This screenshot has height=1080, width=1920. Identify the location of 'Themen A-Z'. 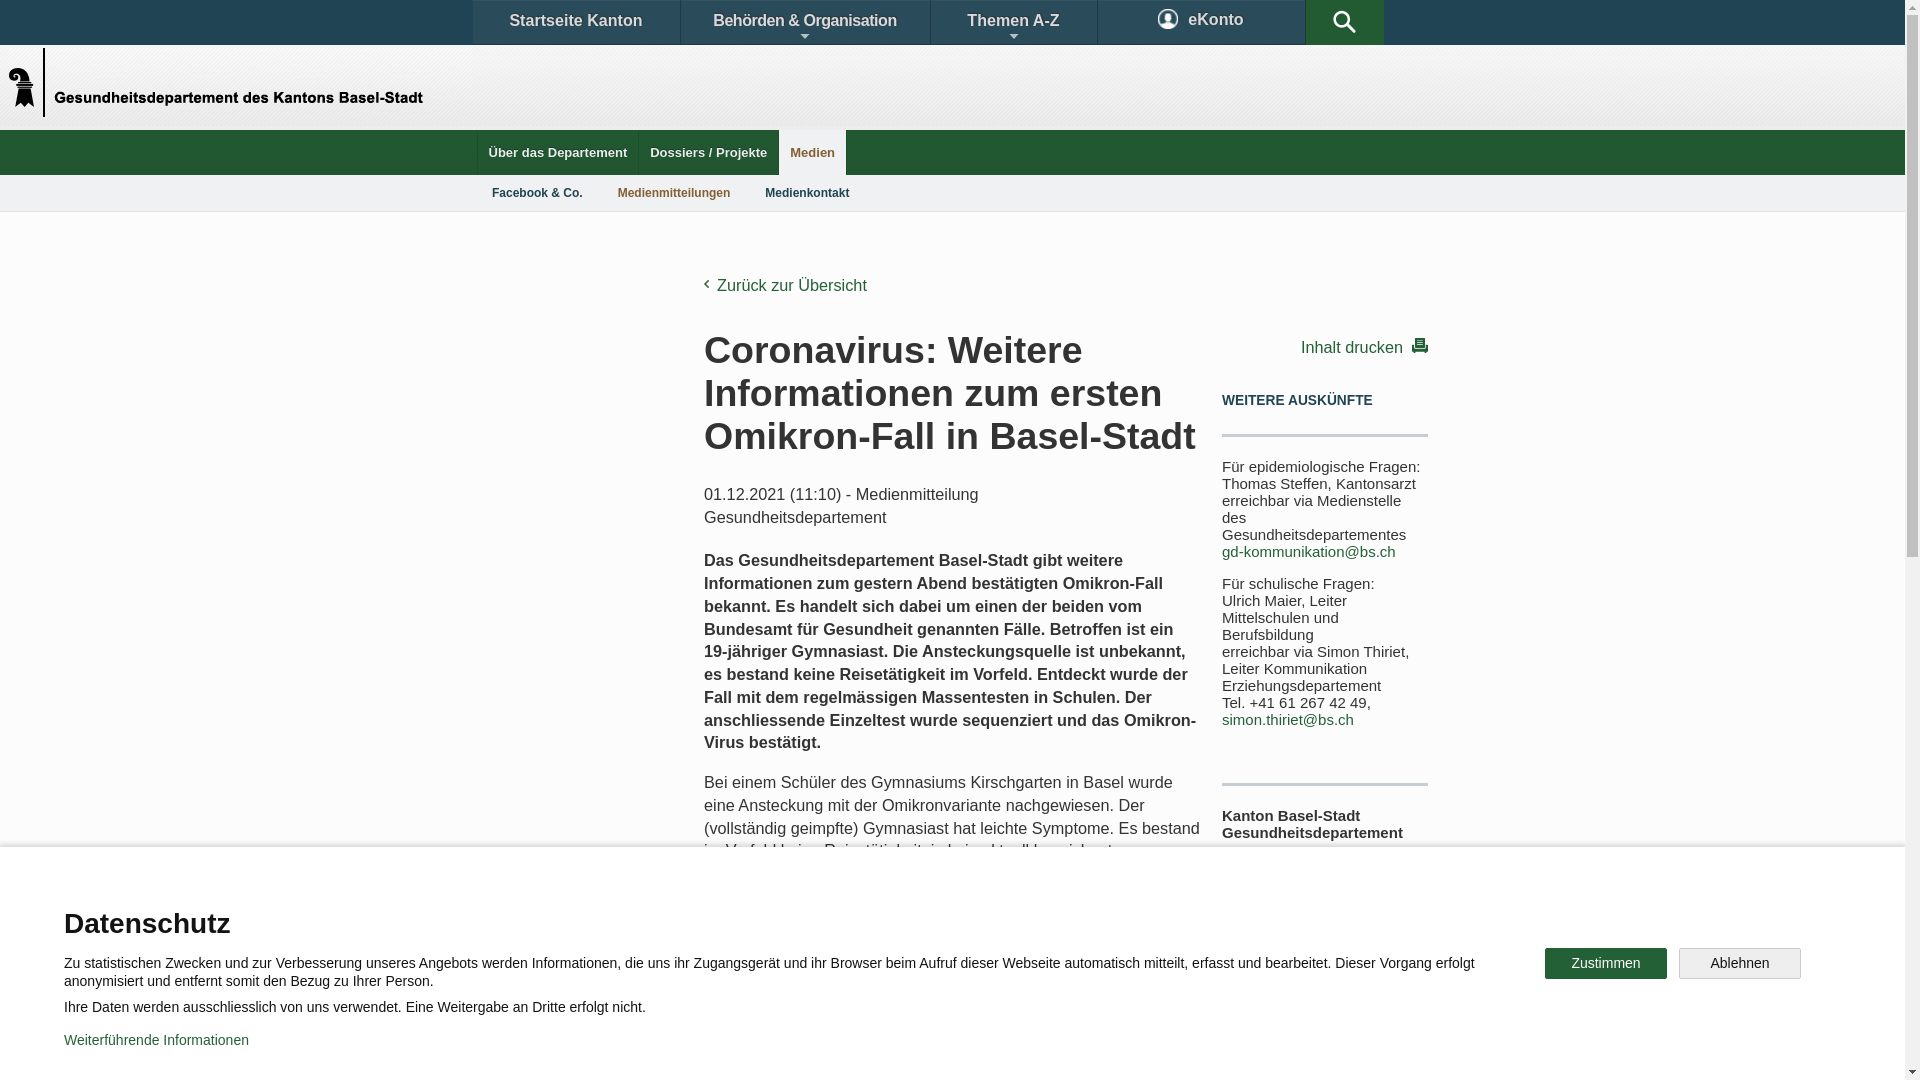
(1012, 22).